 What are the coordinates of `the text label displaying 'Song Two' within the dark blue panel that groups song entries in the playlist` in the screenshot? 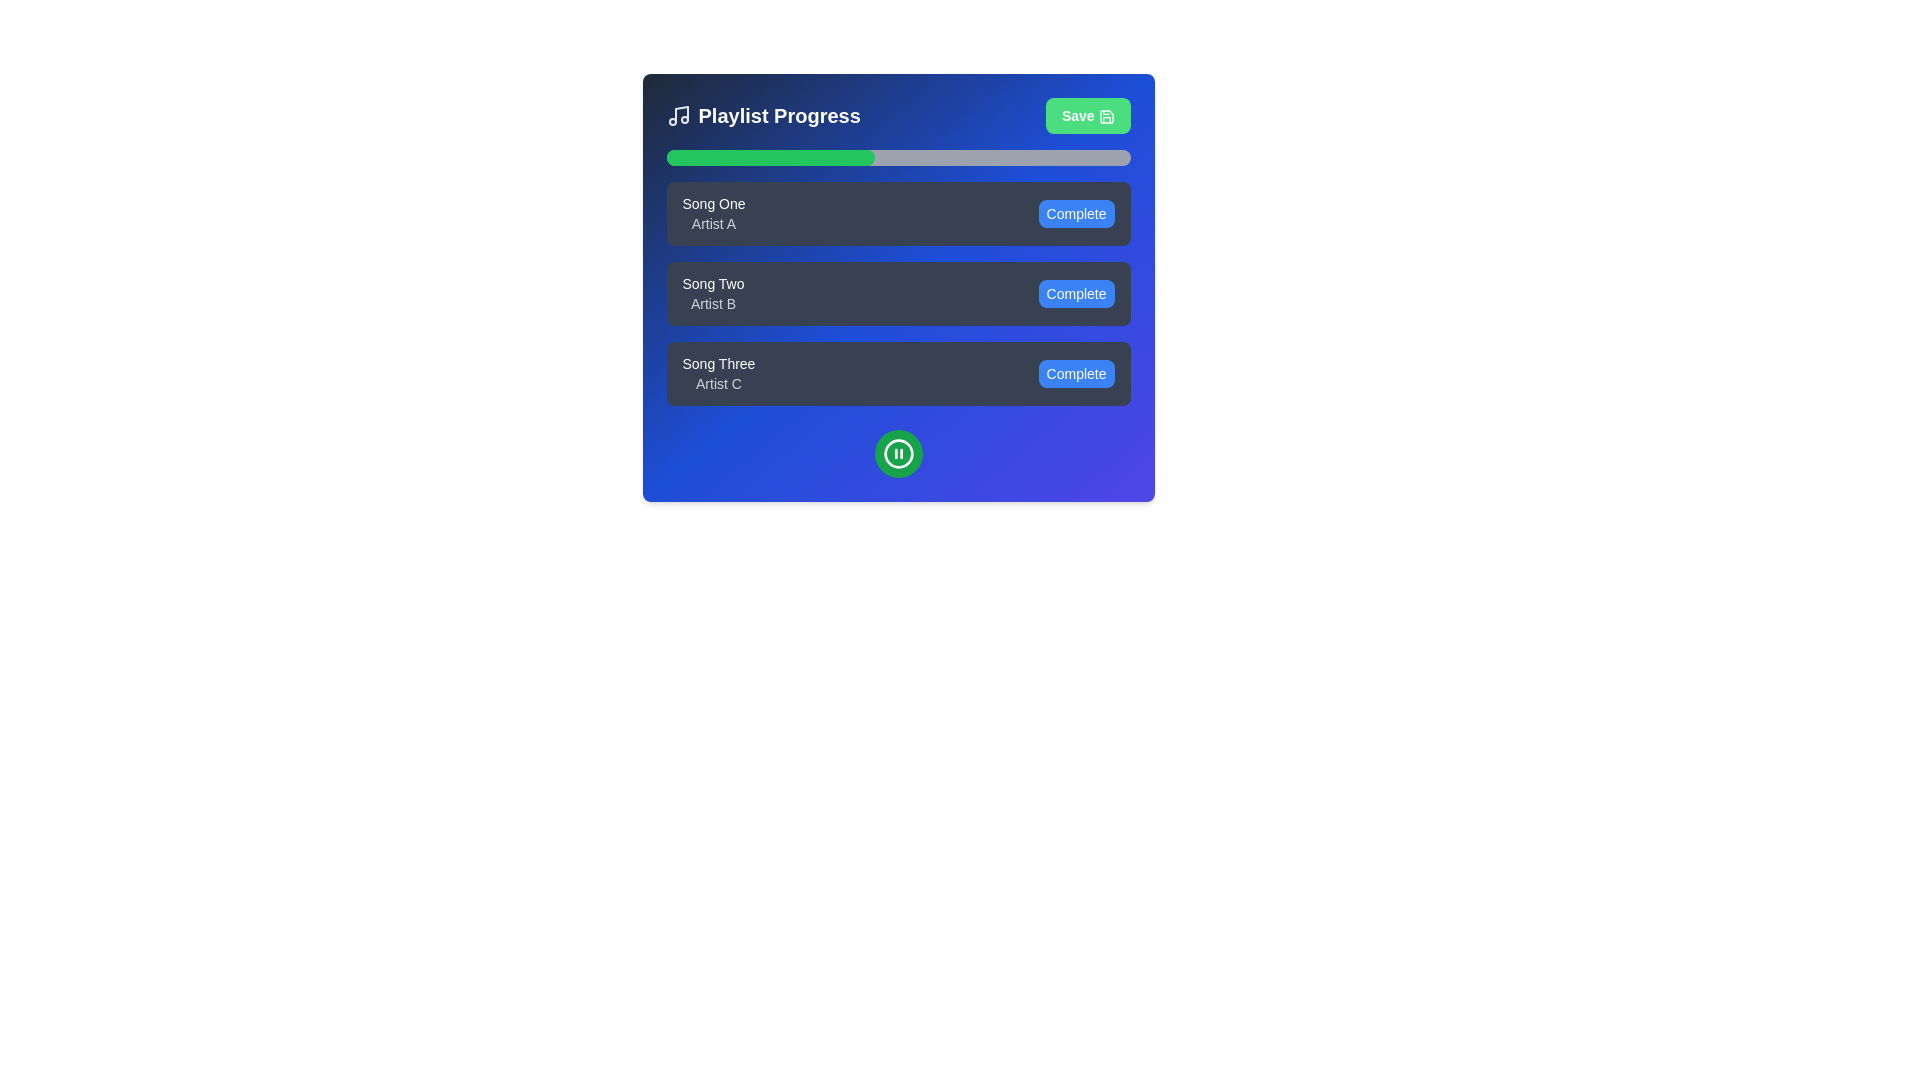 It's located at (713, 284).